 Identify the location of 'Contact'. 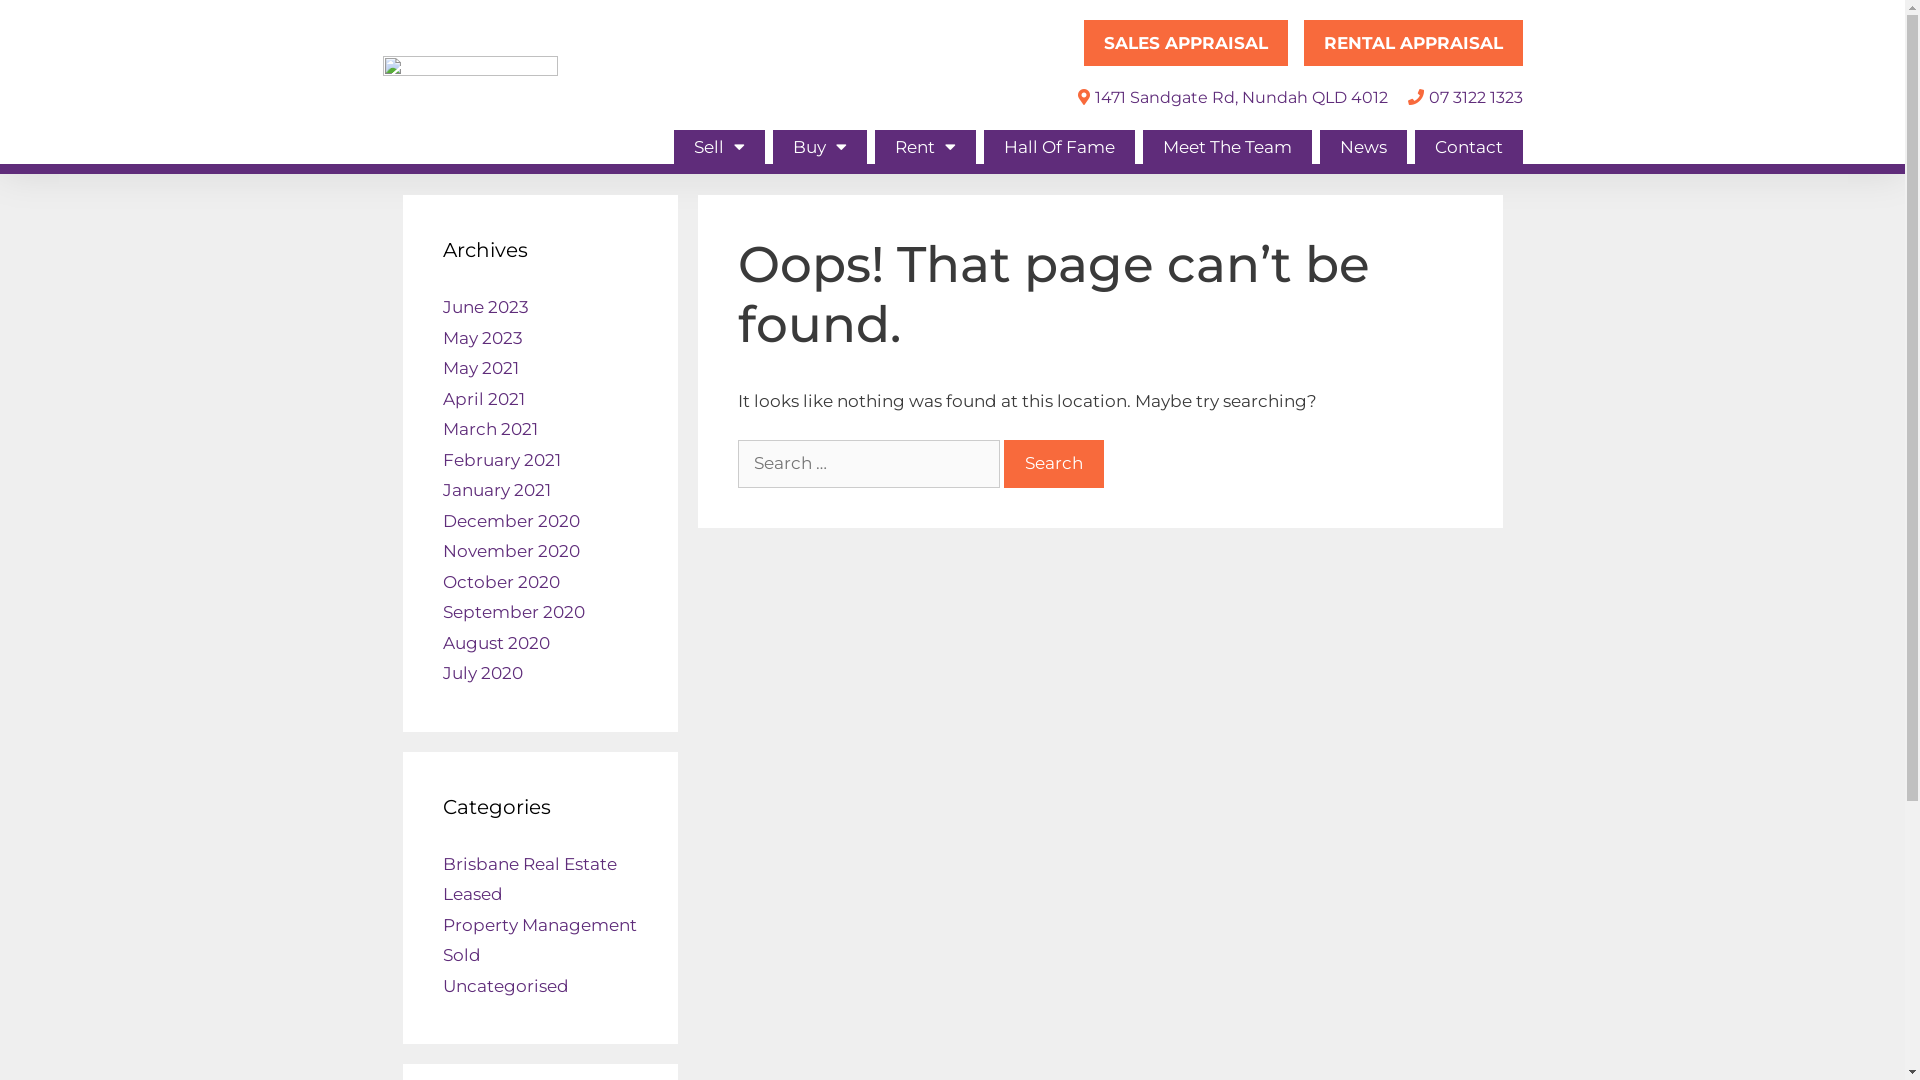
(1468, 145).